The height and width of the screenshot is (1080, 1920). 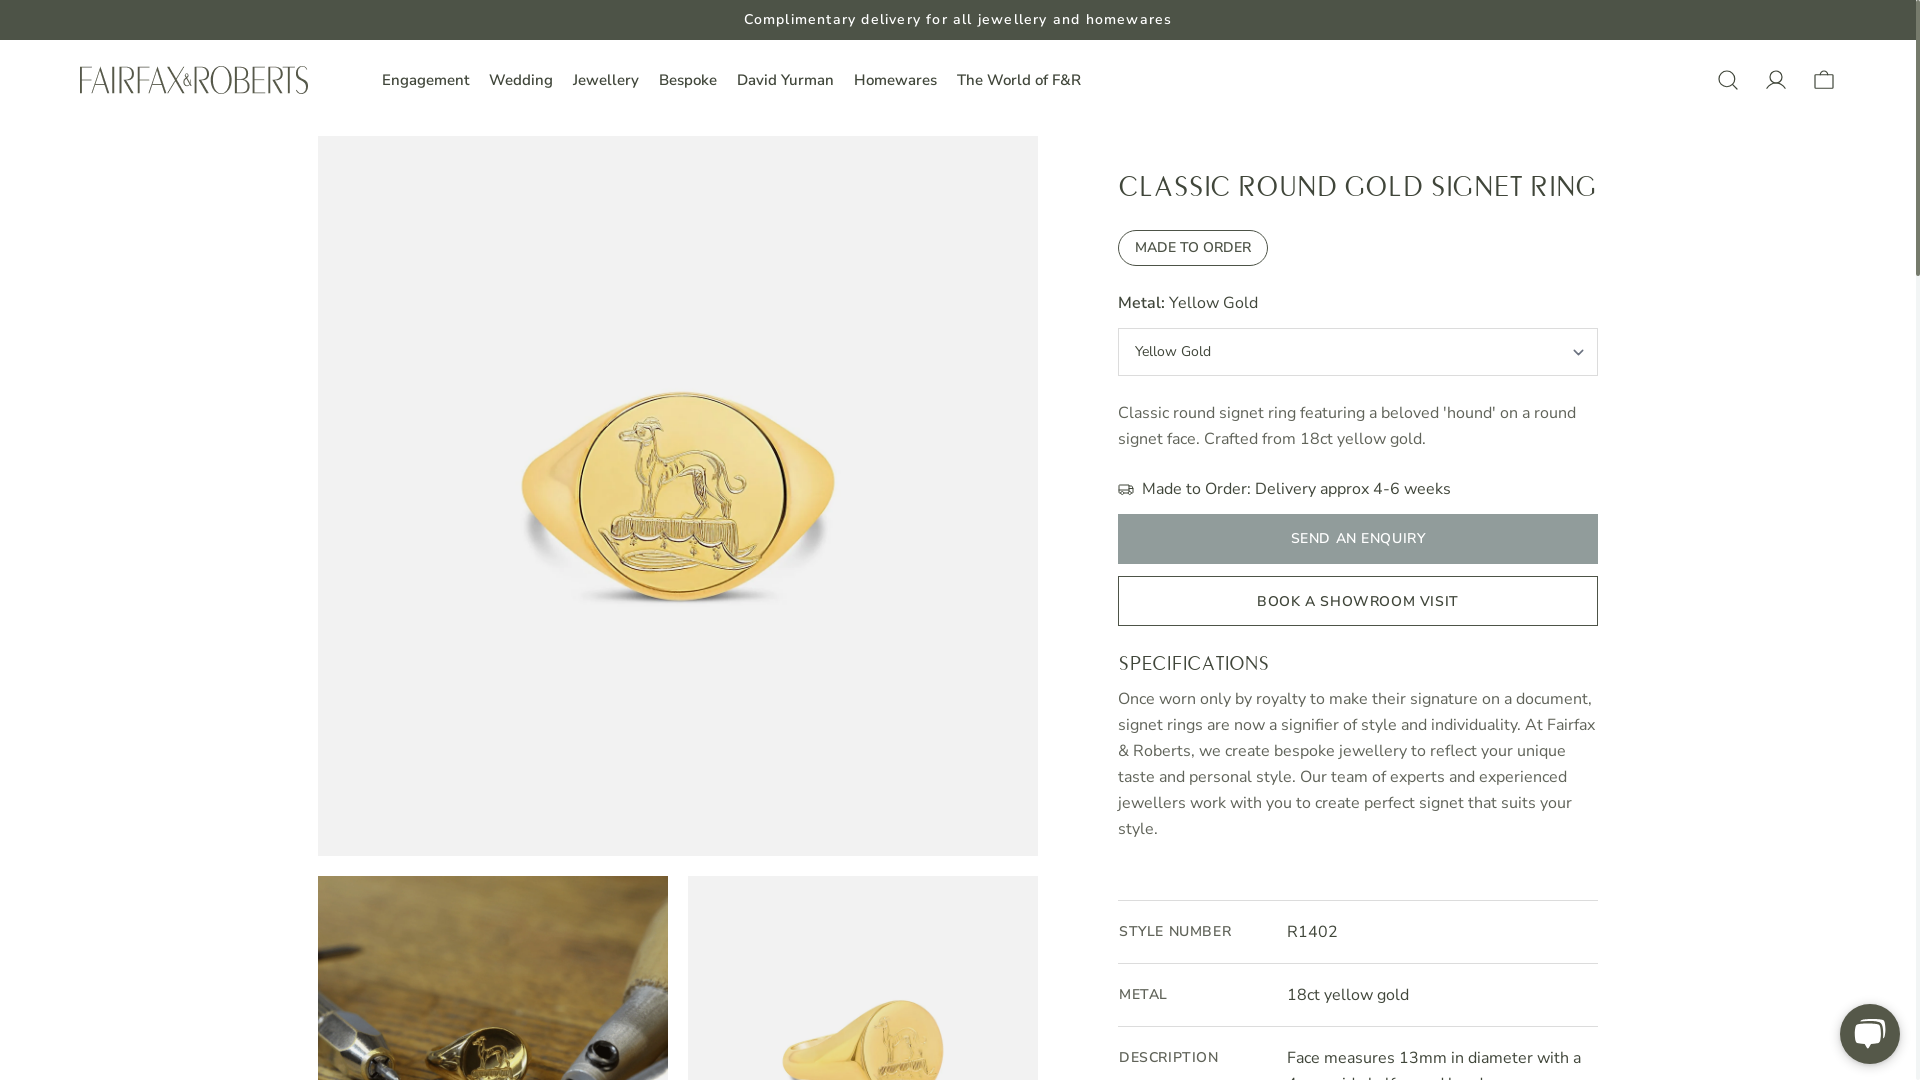 I want to click on 'Wedding', so click(x=489, y=79).